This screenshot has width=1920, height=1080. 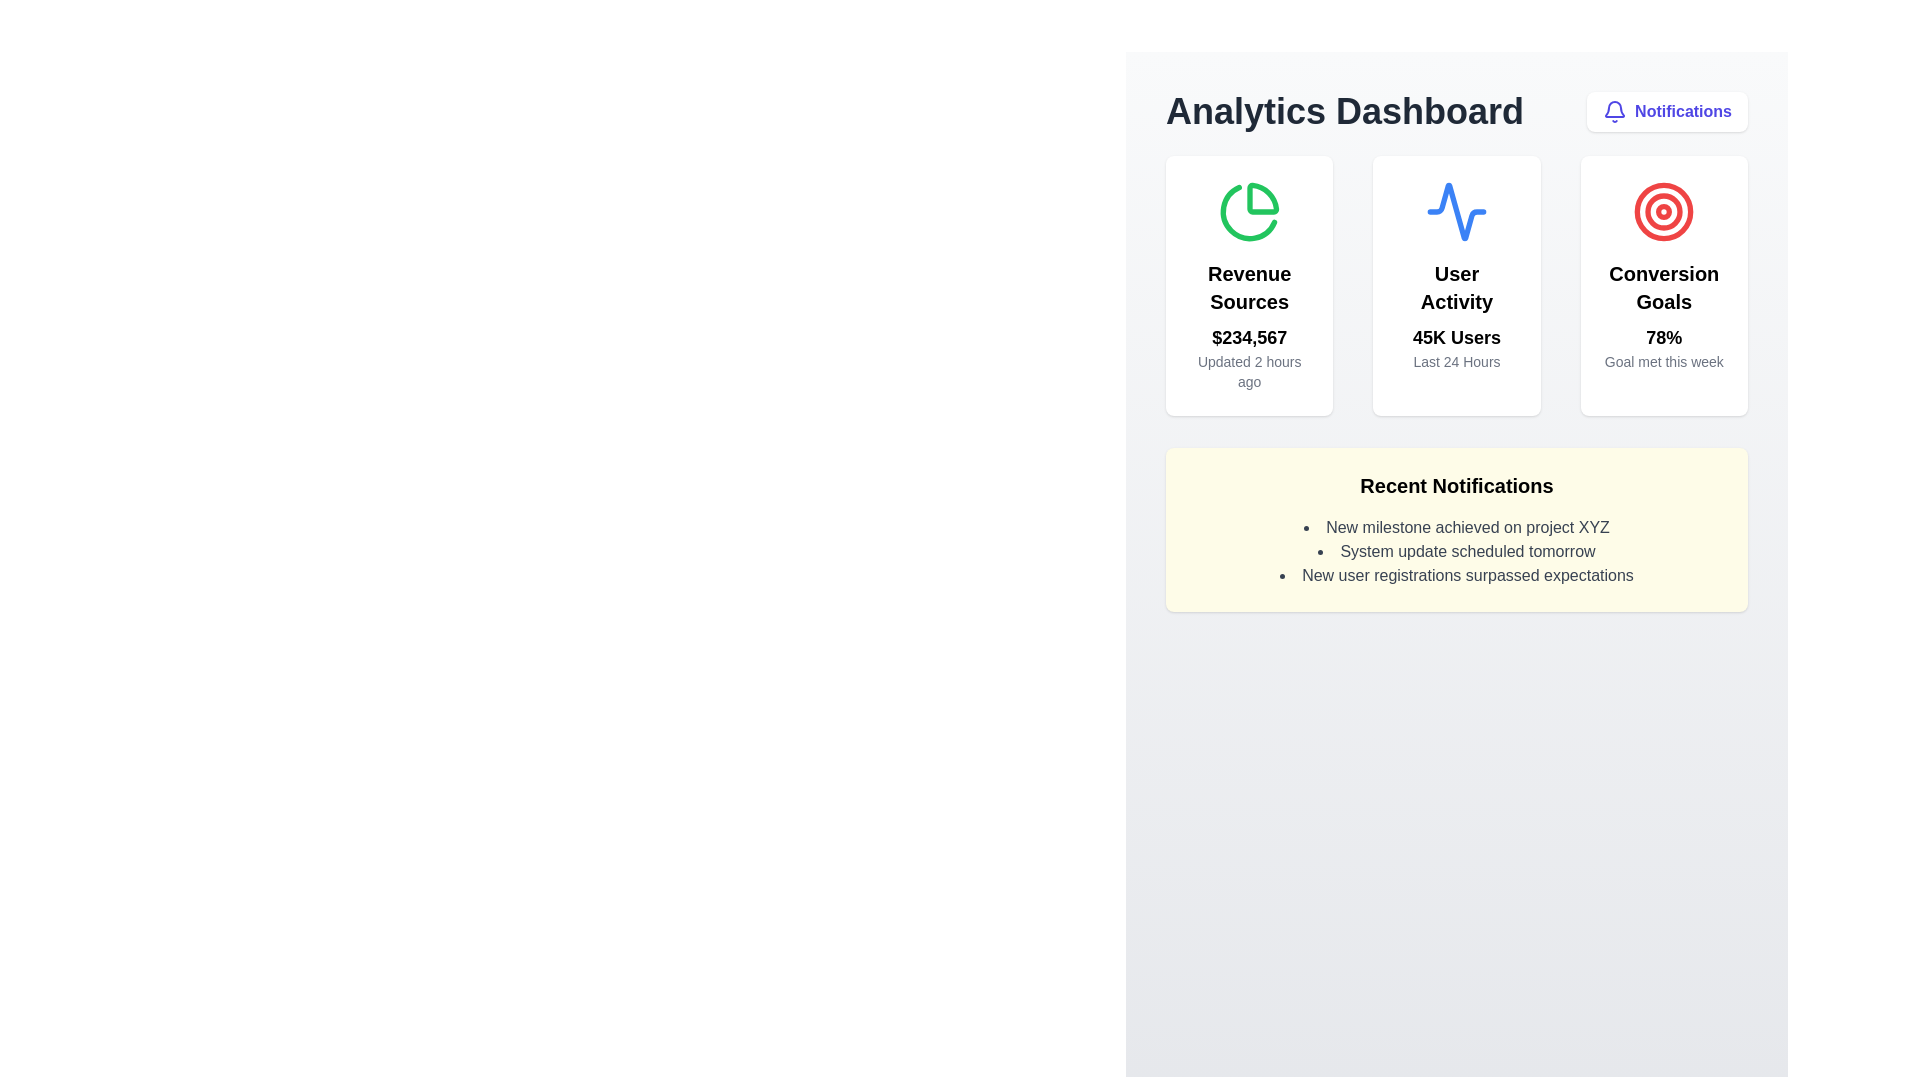 I want to click on the heading or text label located at the top of the first card in a horizontal row of three cards on the dashboard, so click(x=1248, y=288).